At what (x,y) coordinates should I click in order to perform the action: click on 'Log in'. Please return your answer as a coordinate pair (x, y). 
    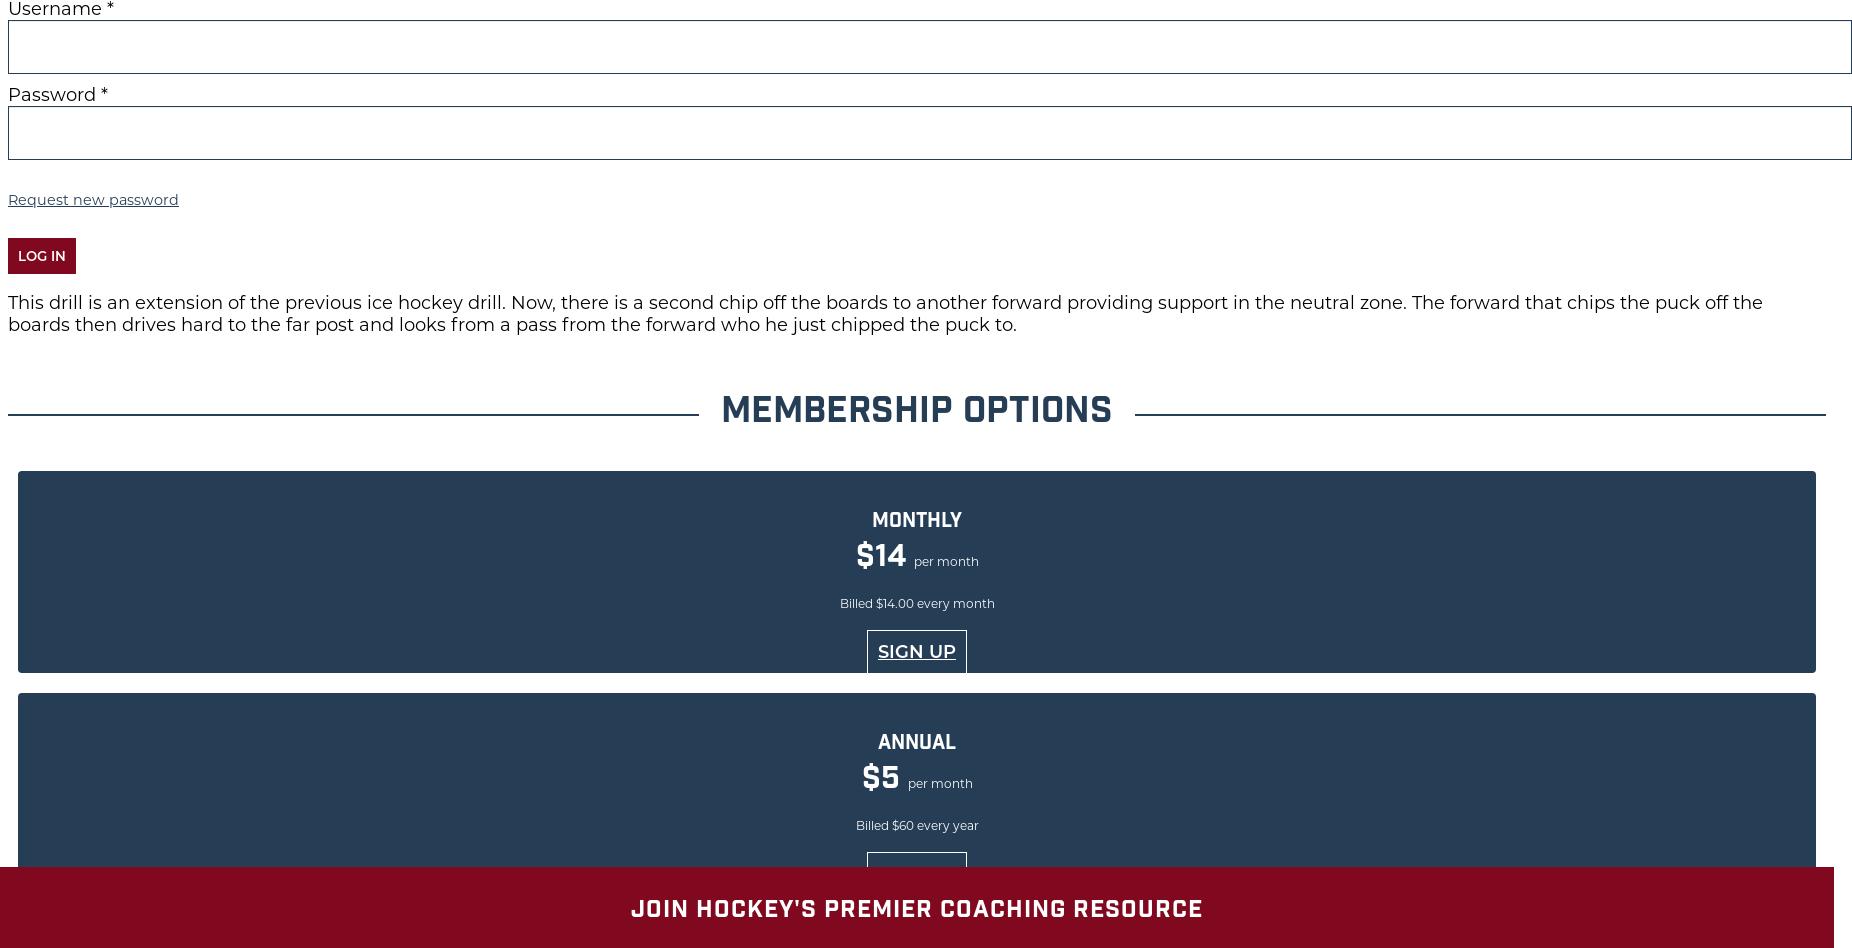
    Looking at the image, I should click on (41, 255).